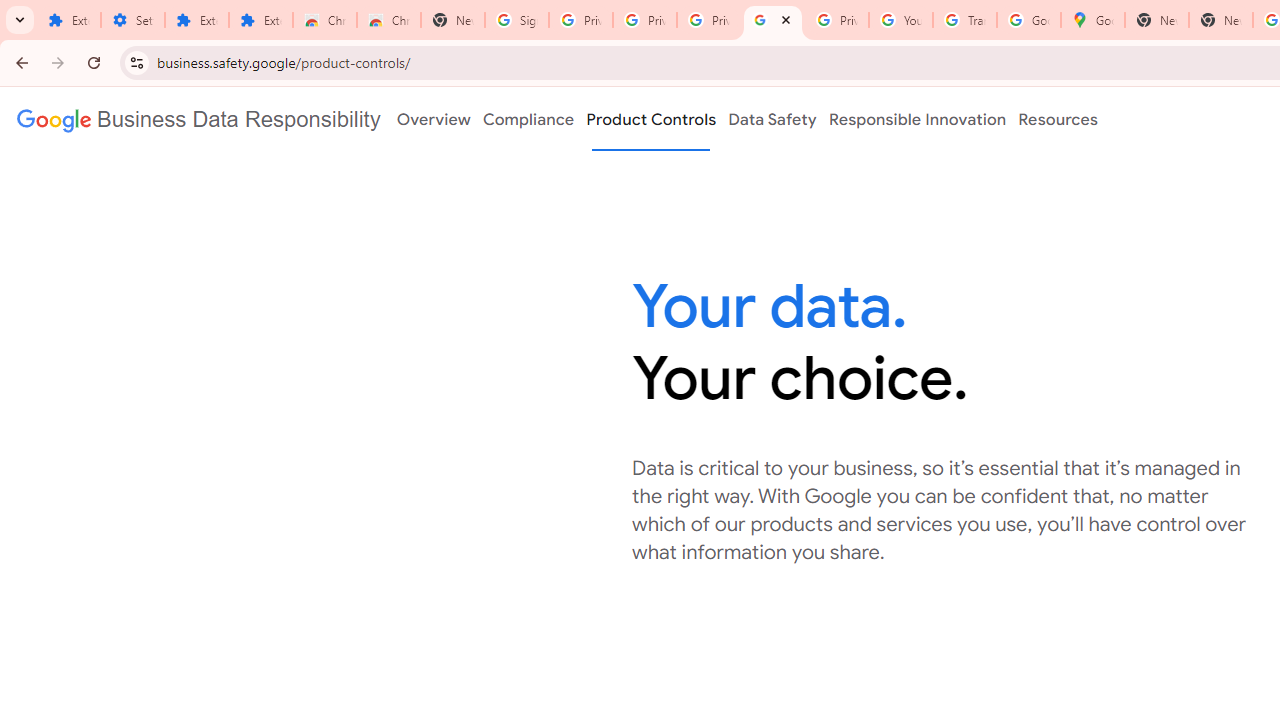 This screenshot has width=1280, height=720. Describe the element at coordinates (771, 119) in the screenshot. I see `'Data Safety'` at that location.